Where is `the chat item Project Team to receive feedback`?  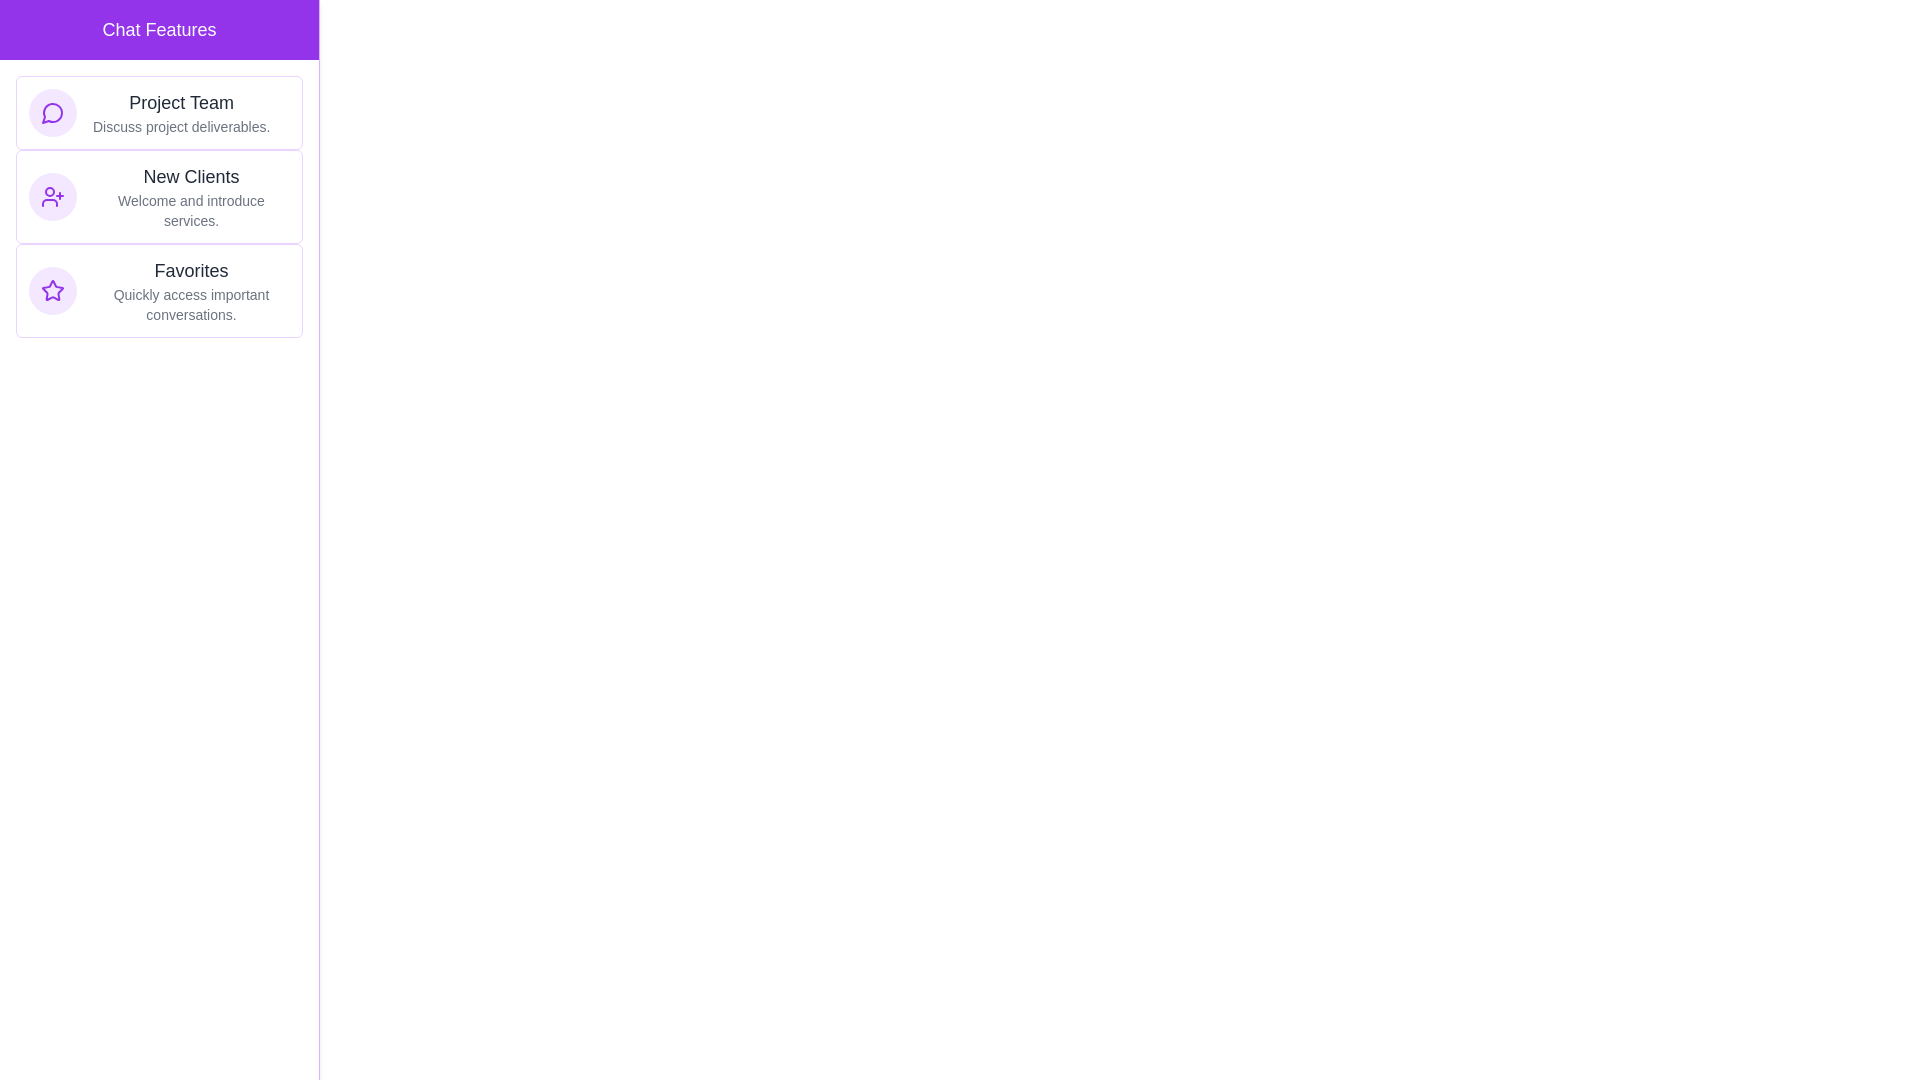 the chat item Project Team to receive feedback is located at coordinates (158, 112).